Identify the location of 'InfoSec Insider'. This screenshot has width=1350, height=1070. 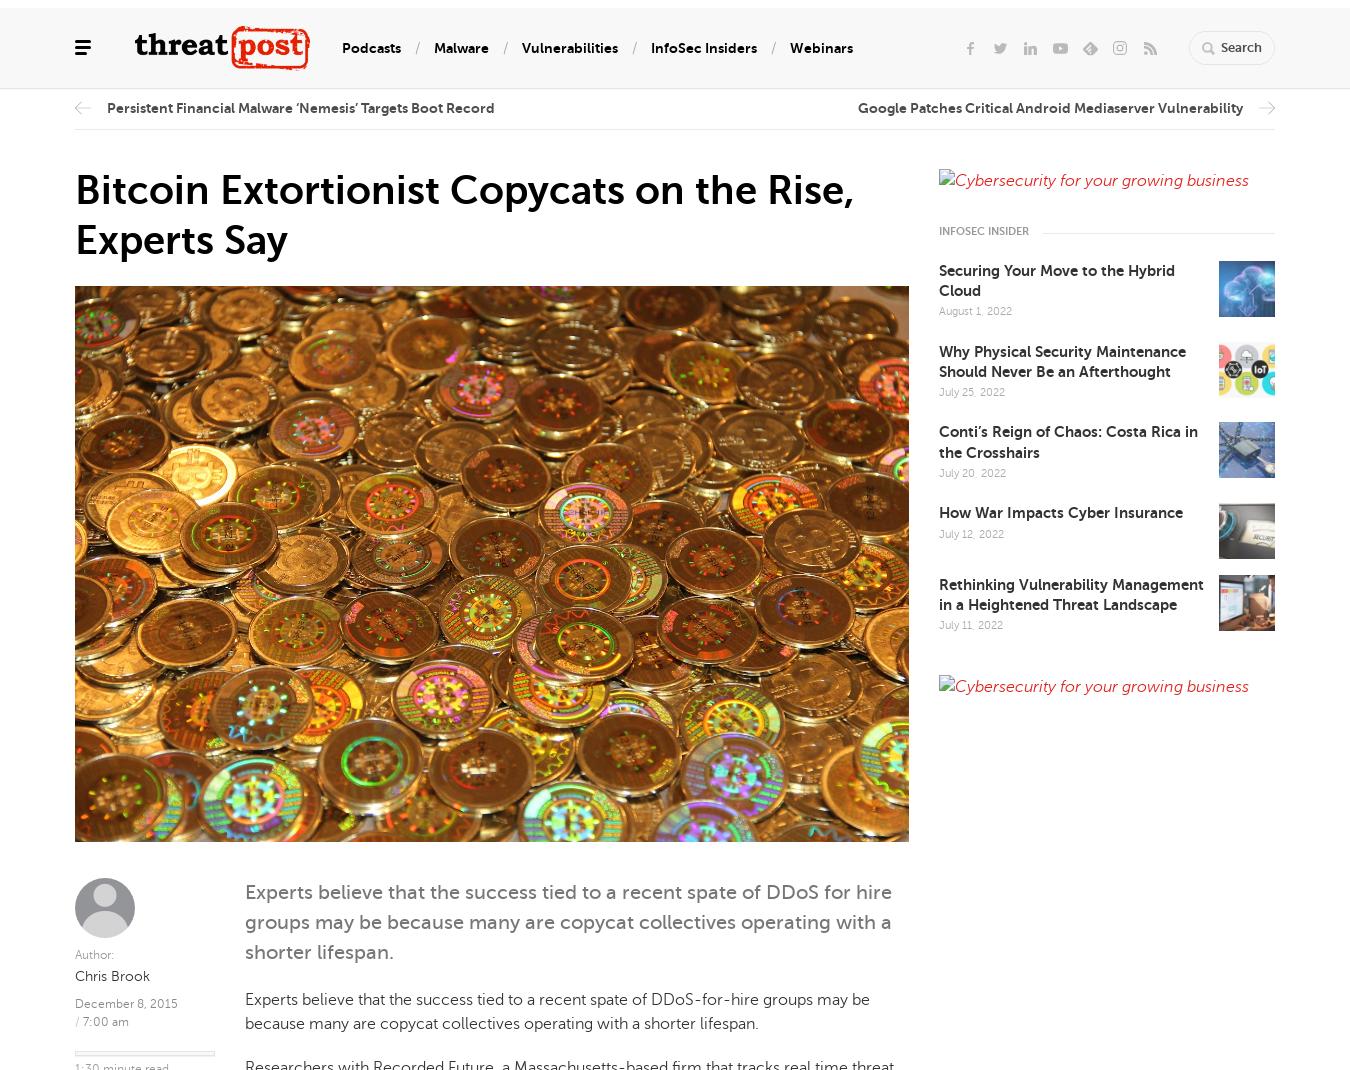
(983, 230).